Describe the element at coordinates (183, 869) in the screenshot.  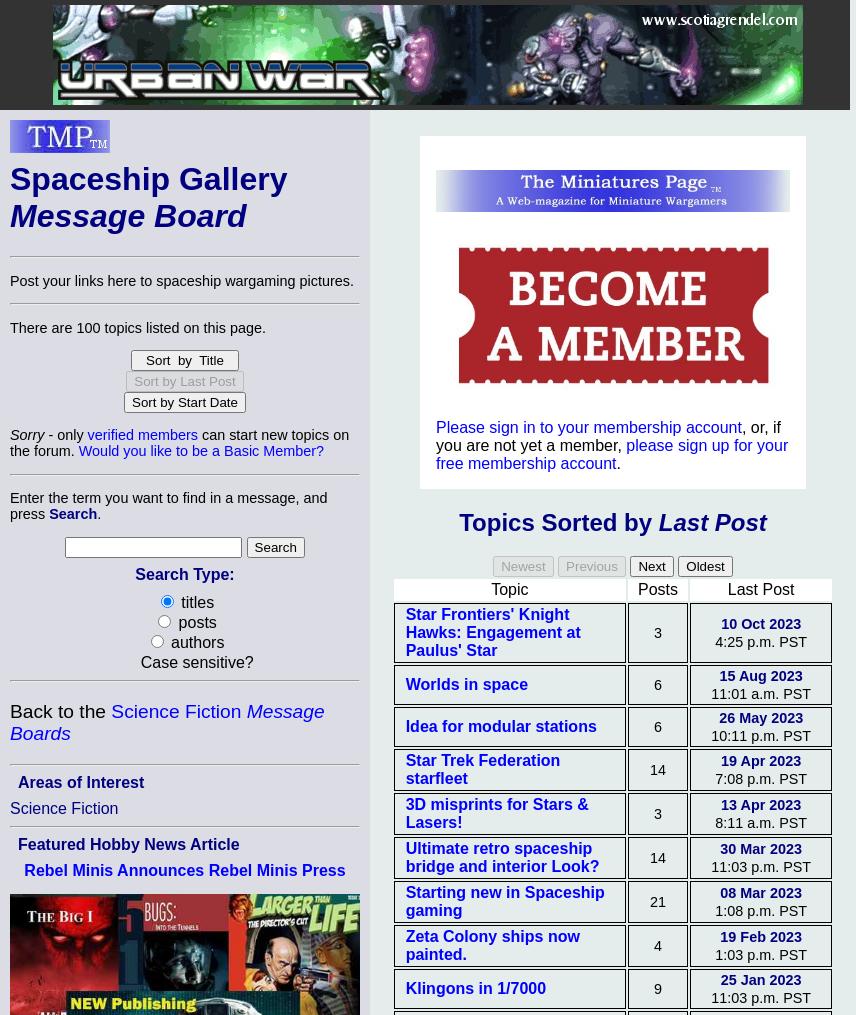
I see `'Rebel Minis Announces Rebel Minis Press'` at that location.